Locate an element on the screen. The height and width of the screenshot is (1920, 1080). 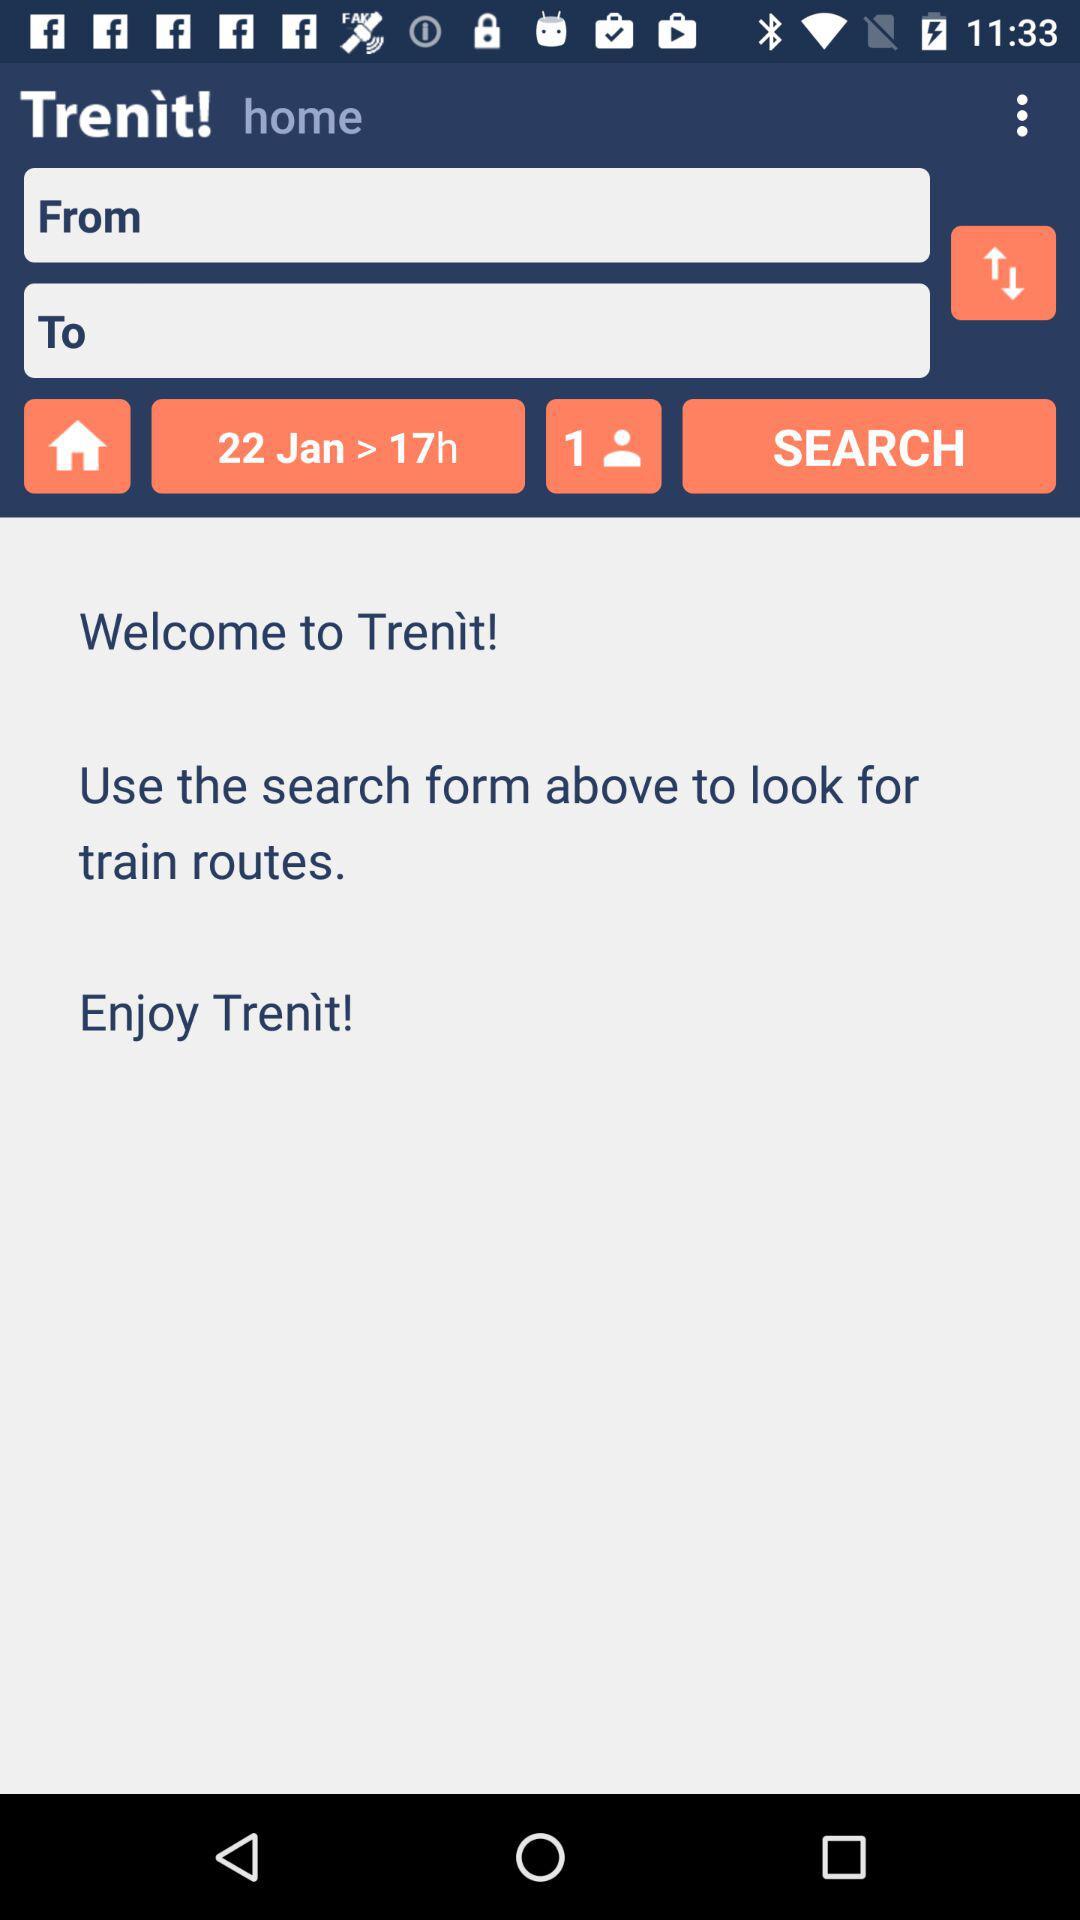
text is located at coordinates (534, 215).